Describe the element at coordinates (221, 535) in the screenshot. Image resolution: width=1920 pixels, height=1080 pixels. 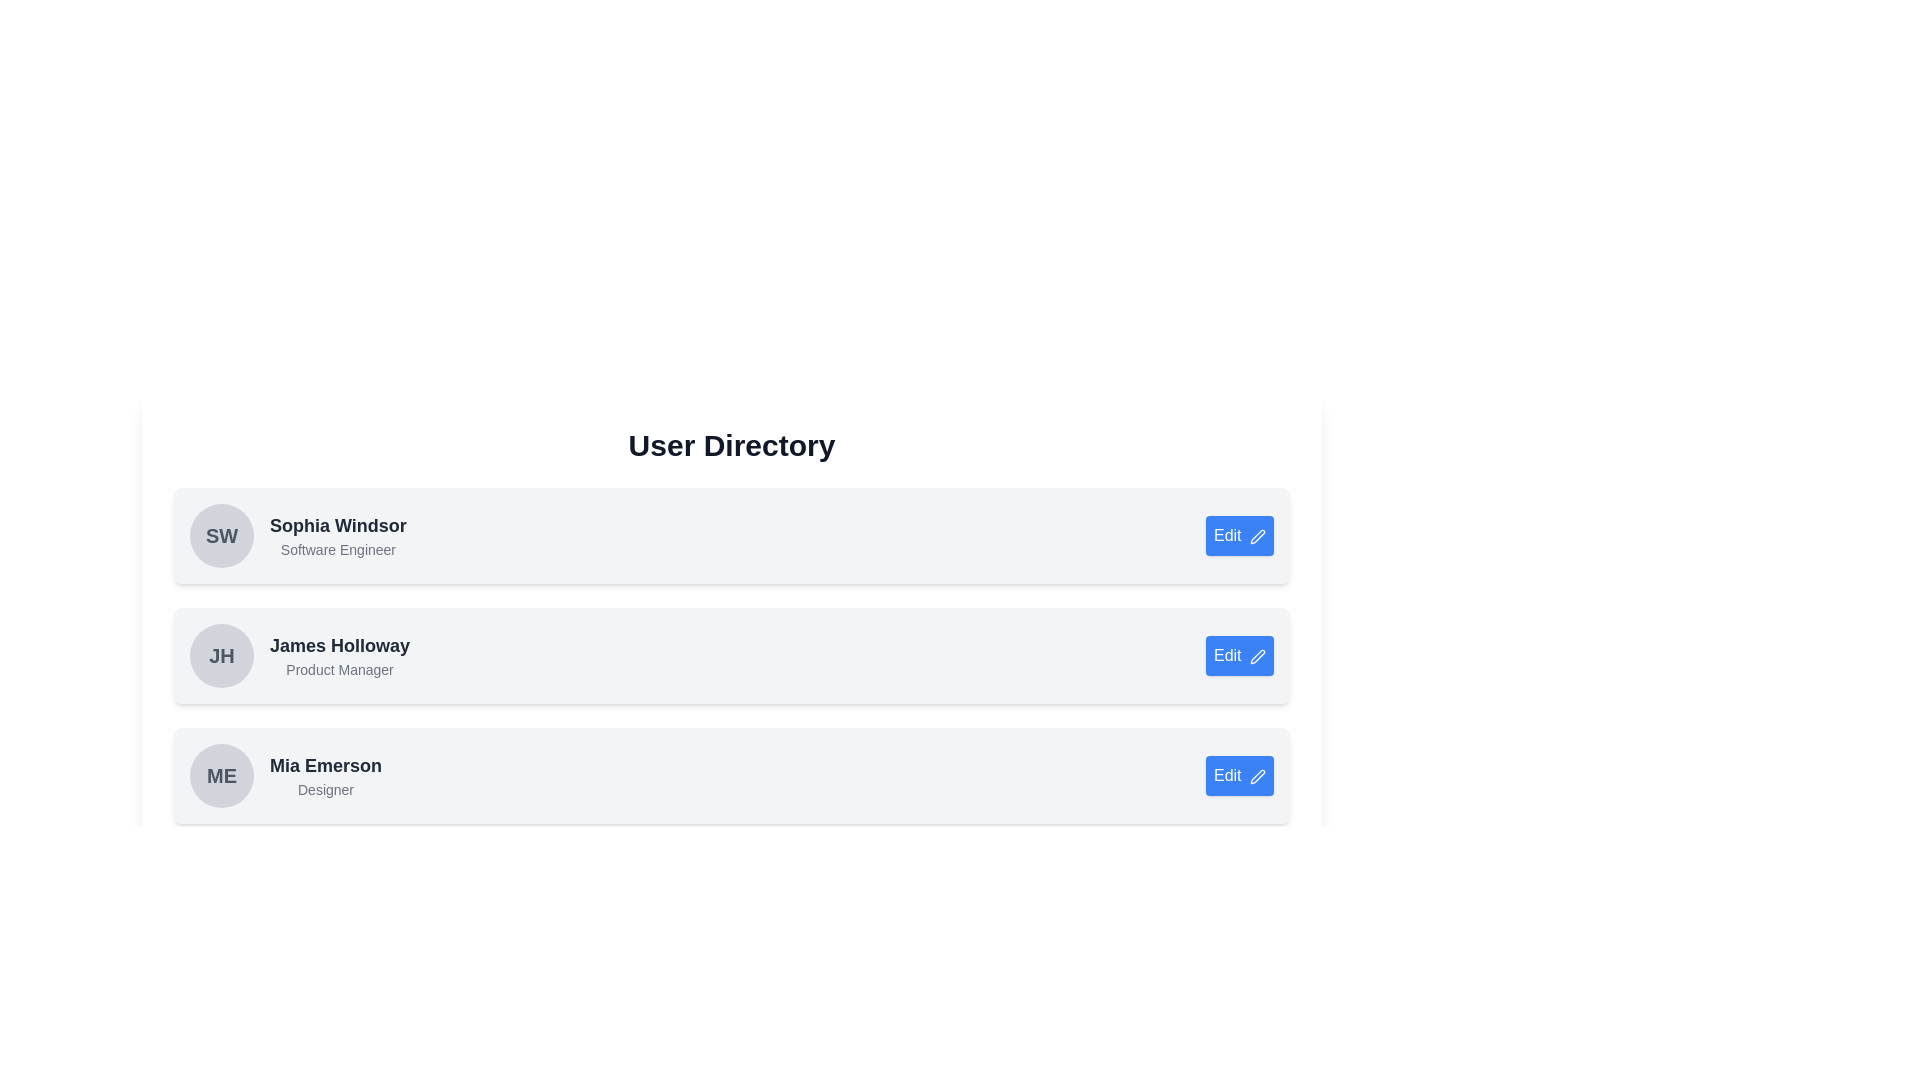
I see `the circular badge with a gray background and bold, white text reading 'SW'` at that location.